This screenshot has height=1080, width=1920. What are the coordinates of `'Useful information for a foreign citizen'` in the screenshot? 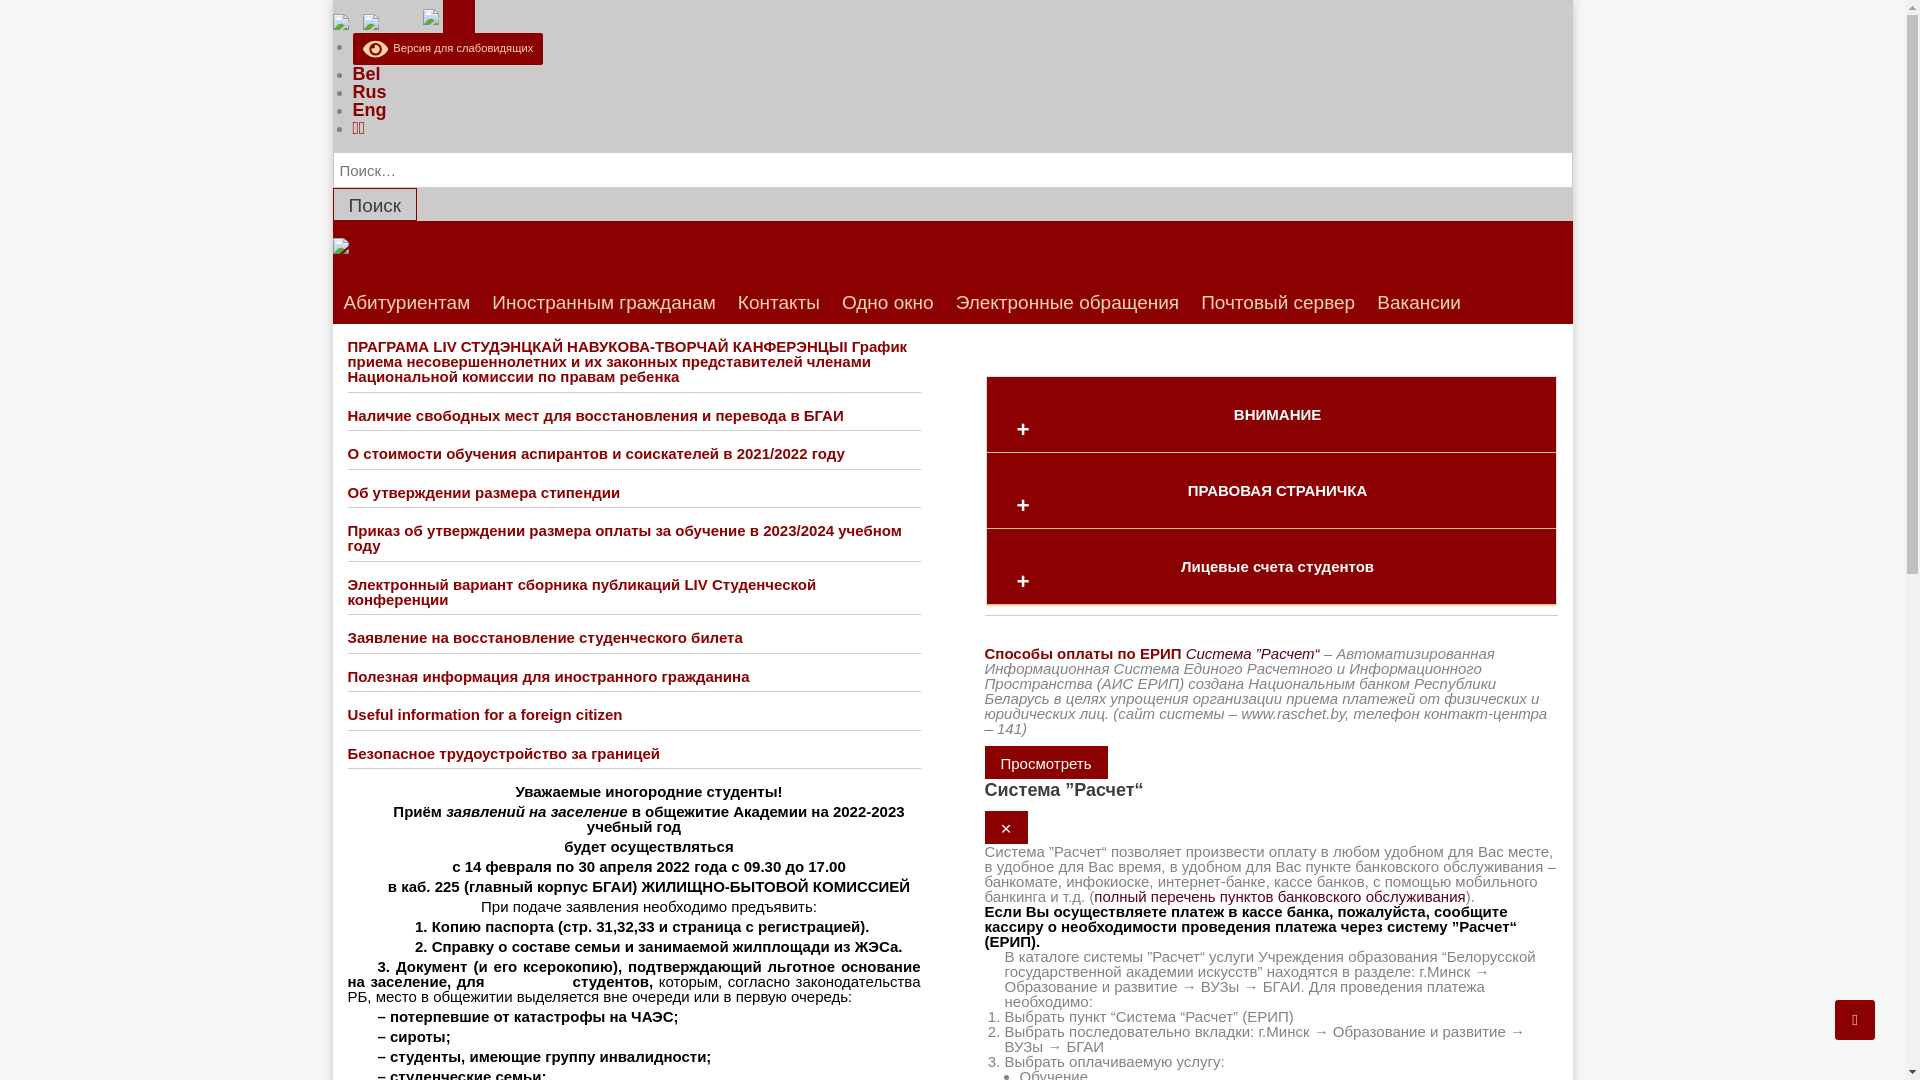 It's located at (485, 713).